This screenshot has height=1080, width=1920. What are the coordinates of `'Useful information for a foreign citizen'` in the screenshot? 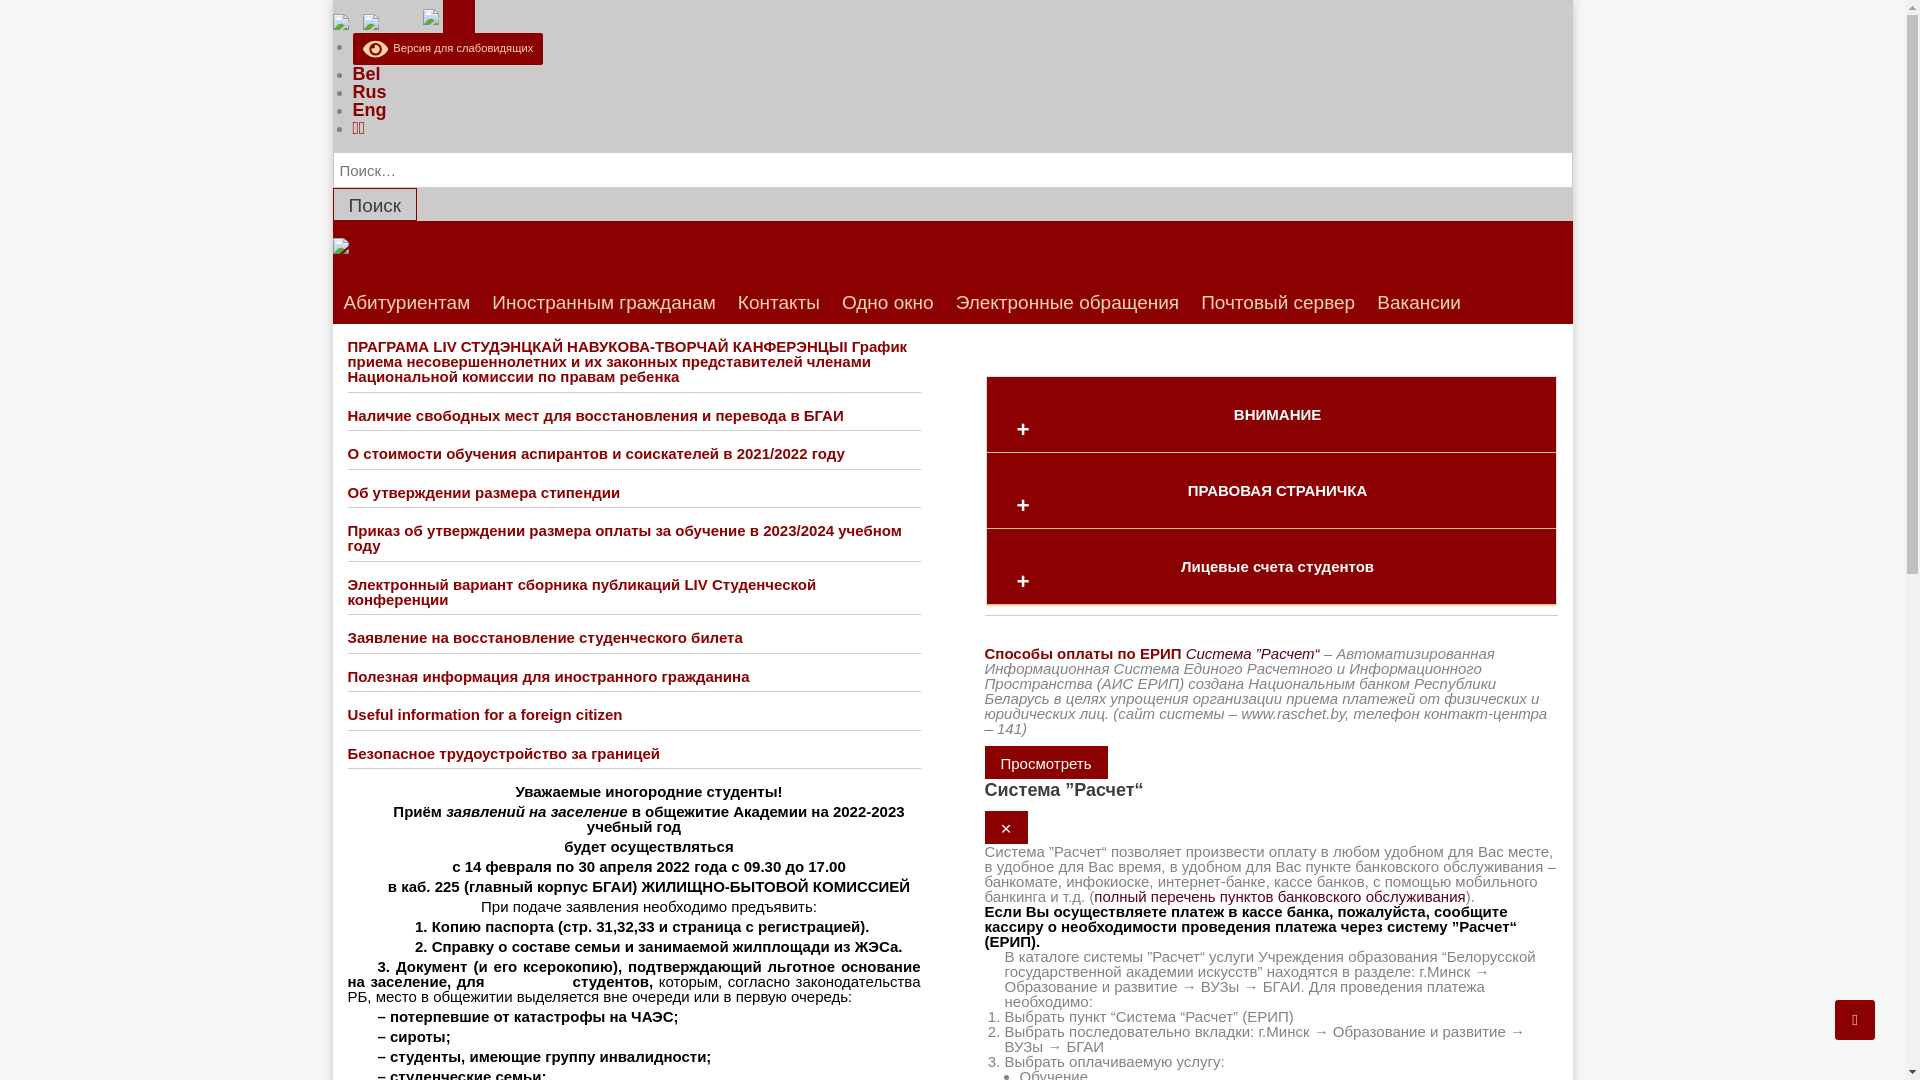 It's located at (485, 713).